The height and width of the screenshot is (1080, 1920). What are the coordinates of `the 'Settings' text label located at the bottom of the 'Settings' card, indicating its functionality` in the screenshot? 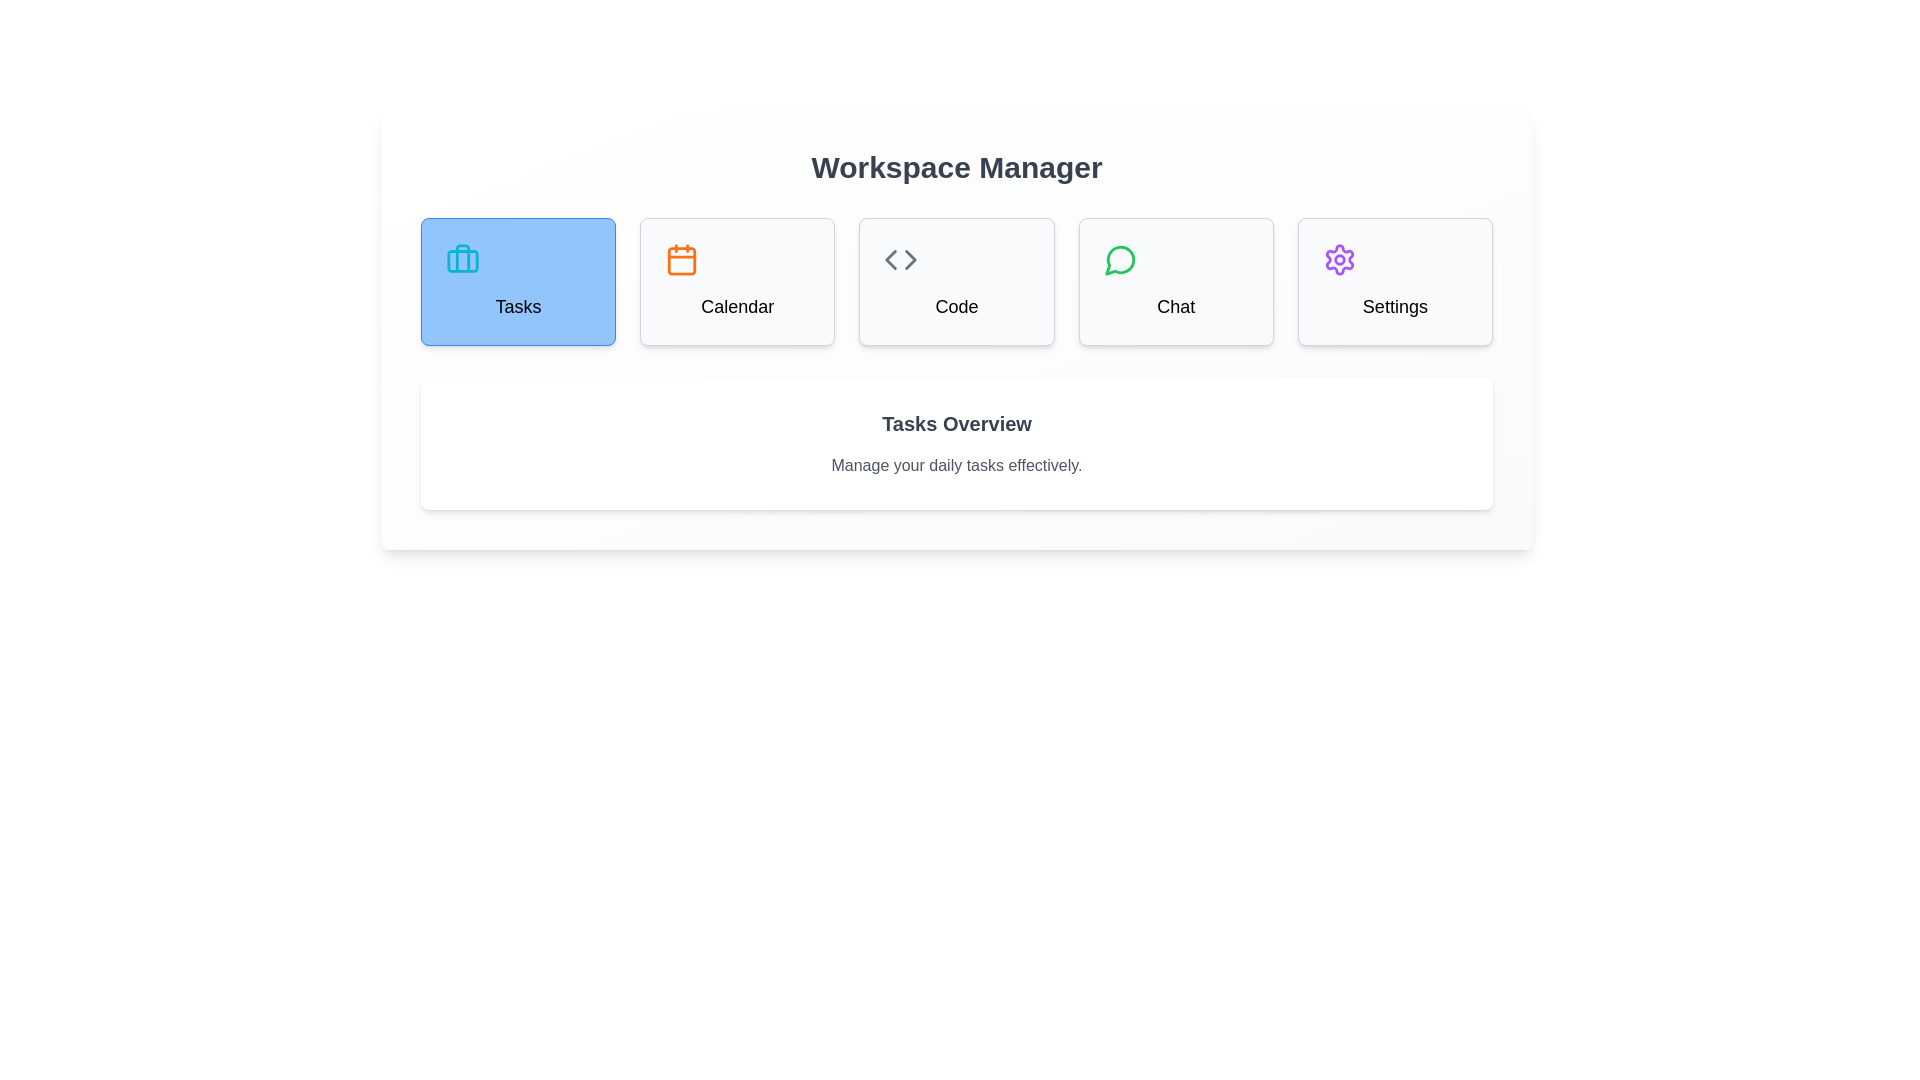 It's located at (1394, 307).